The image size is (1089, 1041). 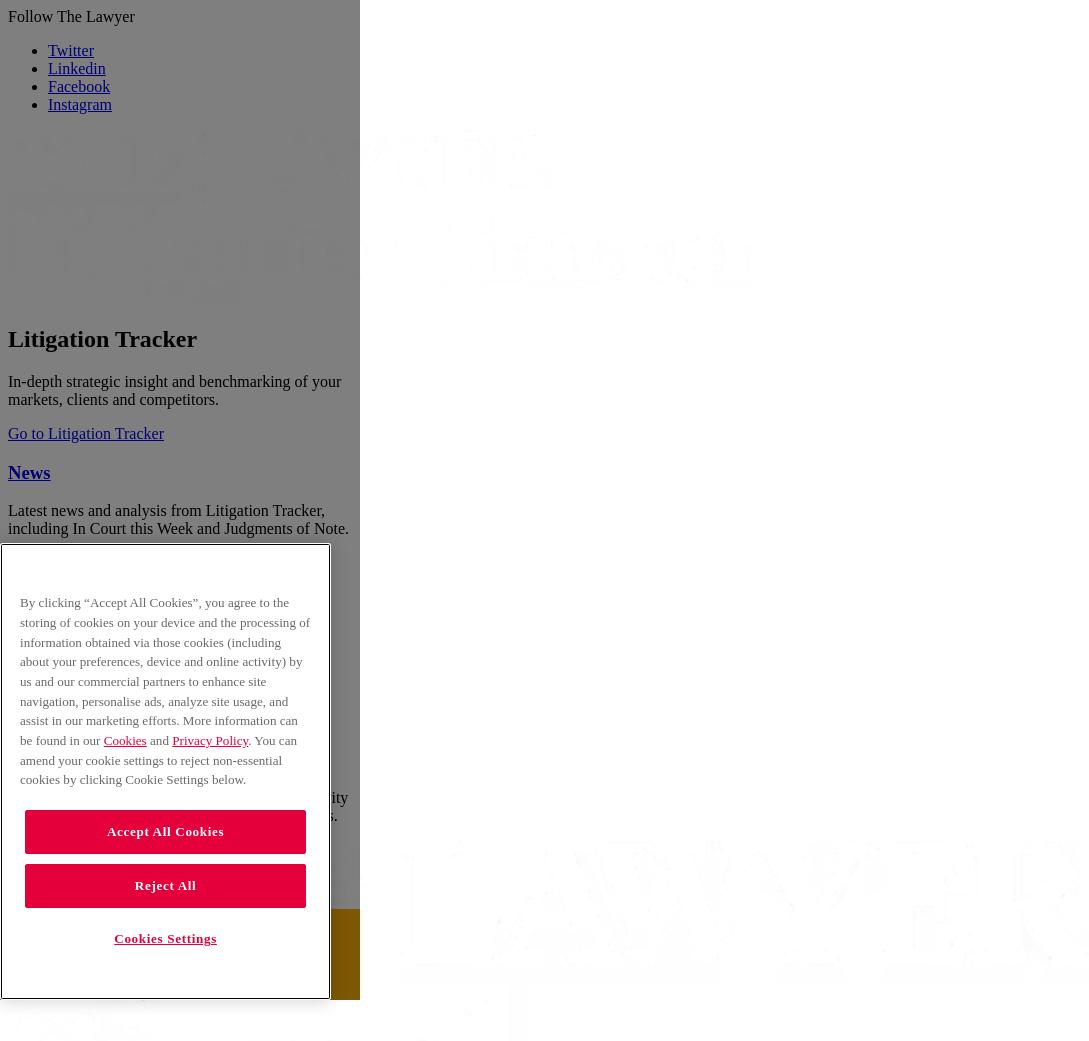 What do you see at coordinates (78, 85) in the screenshot?
I see `'Facebook'` at bounding box center [78, 85].